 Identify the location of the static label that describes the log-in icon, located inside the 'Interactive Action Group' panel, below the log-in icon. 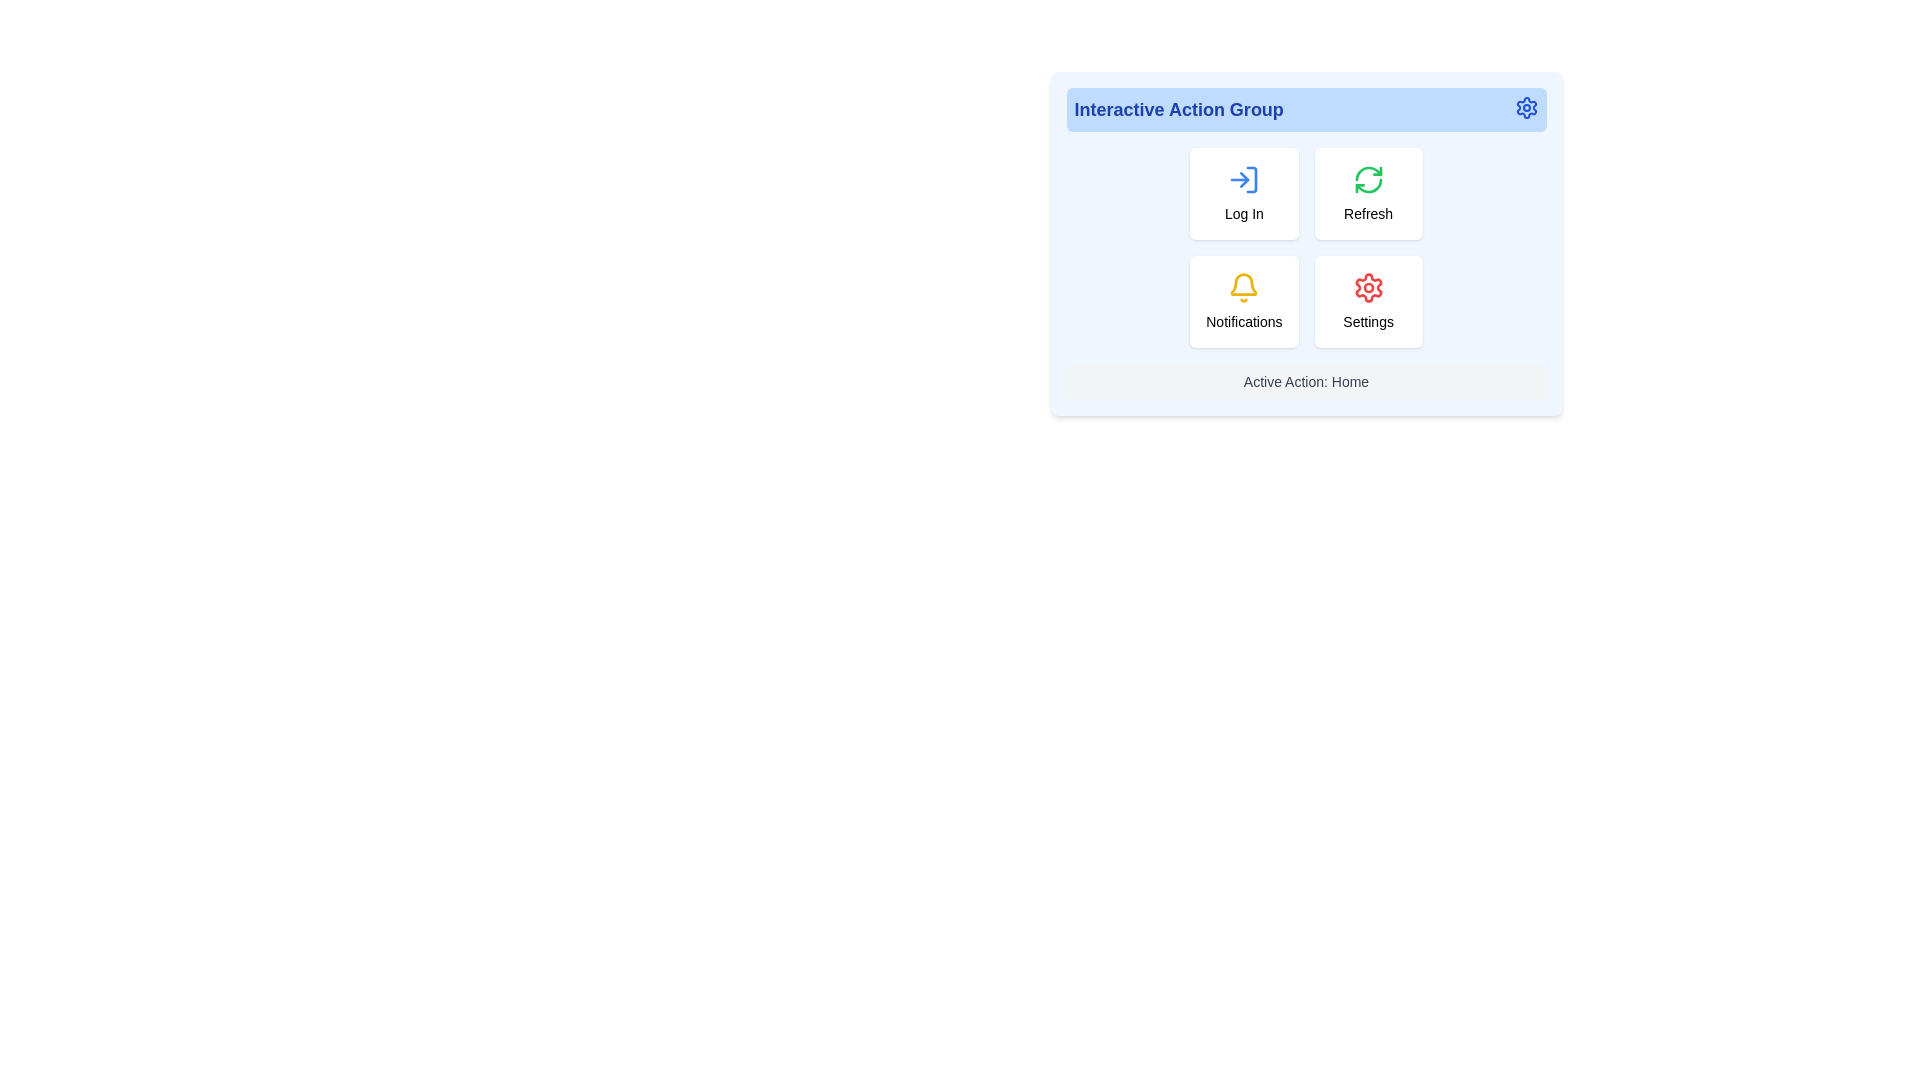
(1243, 213).